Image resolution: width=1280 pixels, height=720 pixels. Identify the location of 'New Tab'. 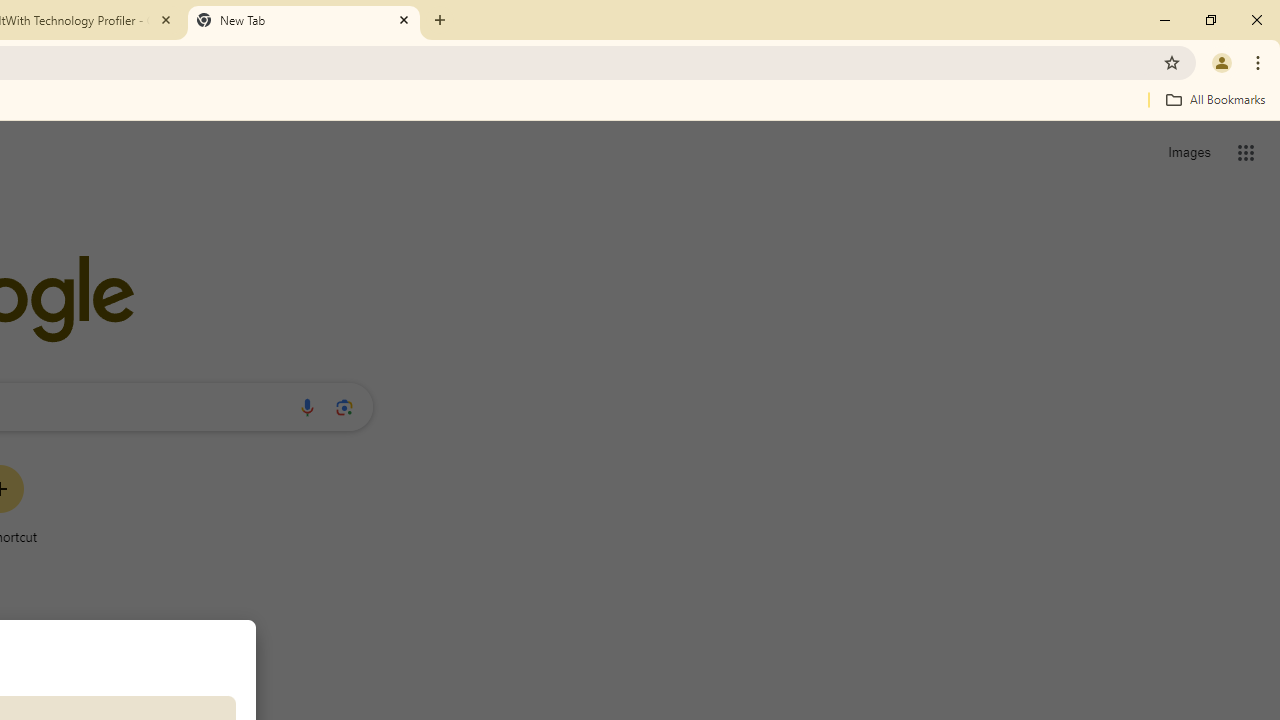
(303, 20).